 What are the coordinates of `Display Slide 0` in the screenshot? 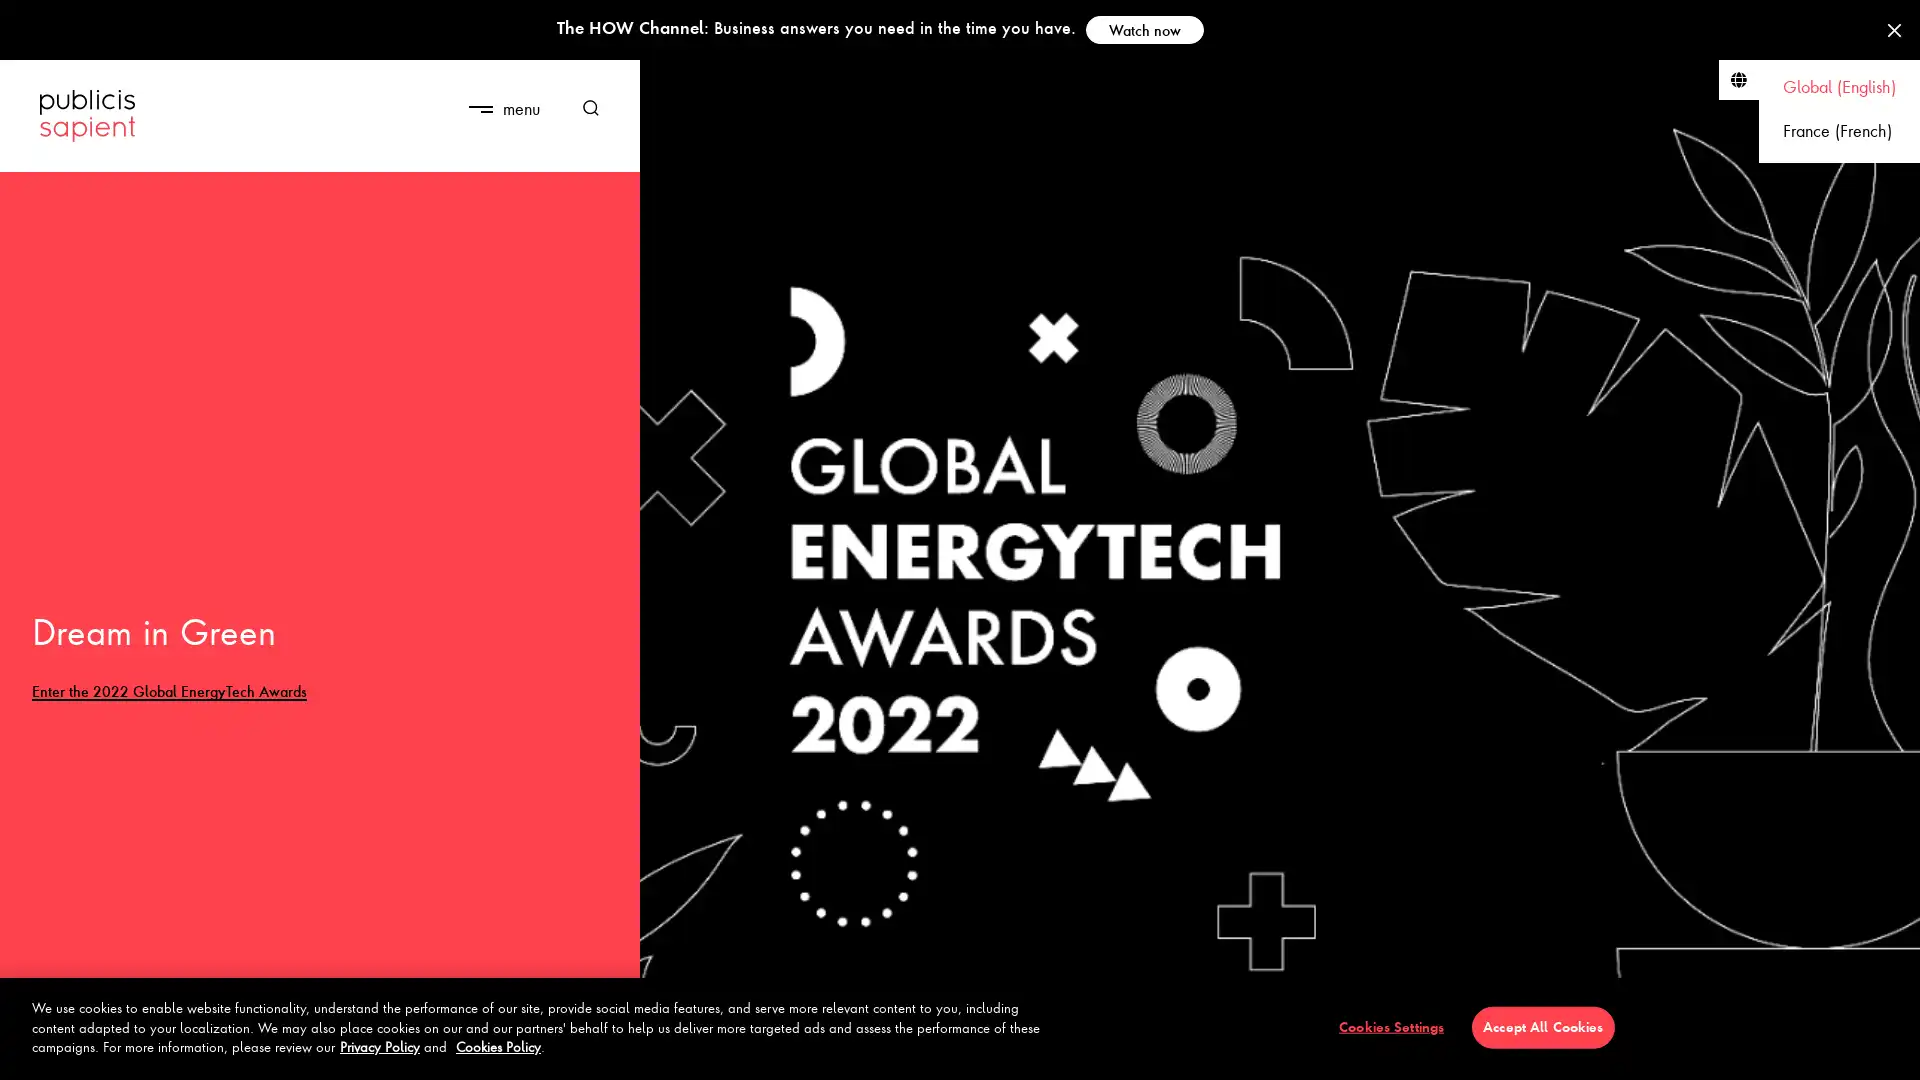 It's located at (38, 1052).